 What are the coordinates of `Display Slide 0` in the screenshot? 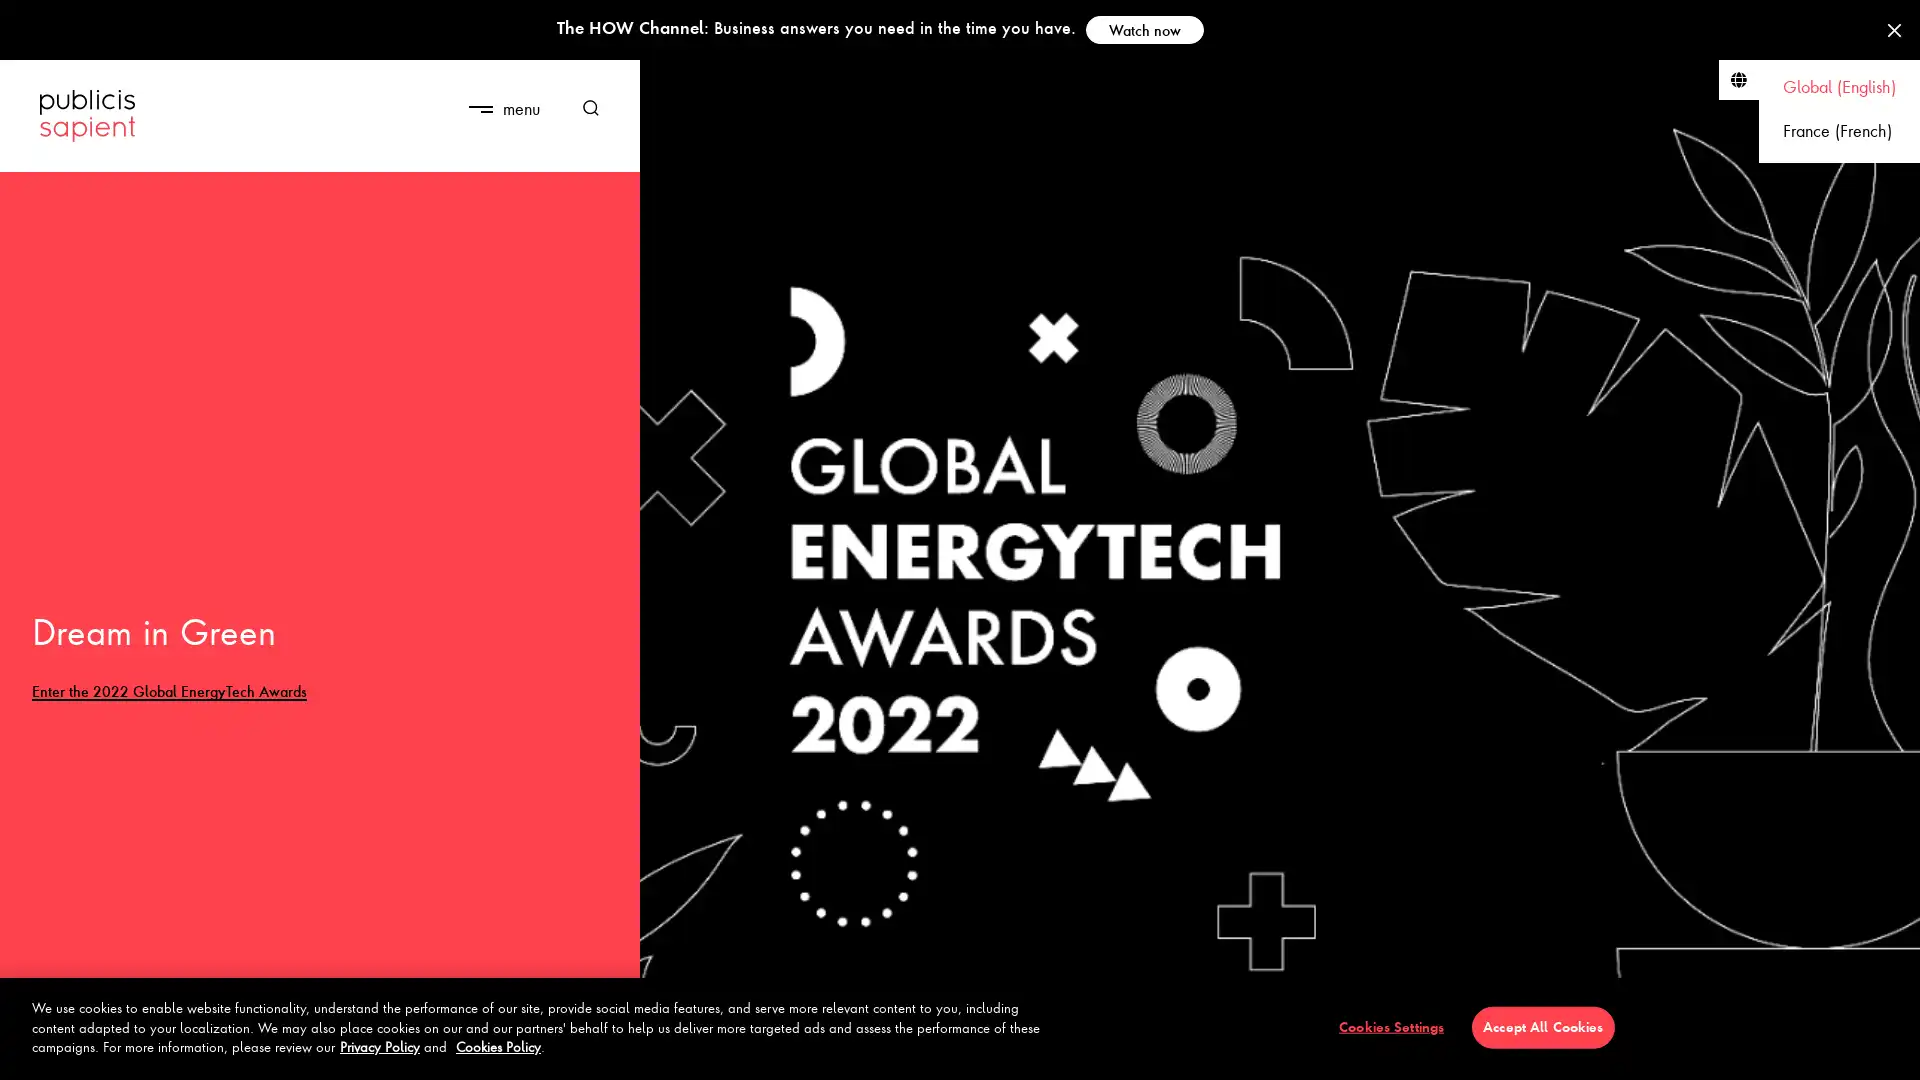 It's located at (38, 1052).